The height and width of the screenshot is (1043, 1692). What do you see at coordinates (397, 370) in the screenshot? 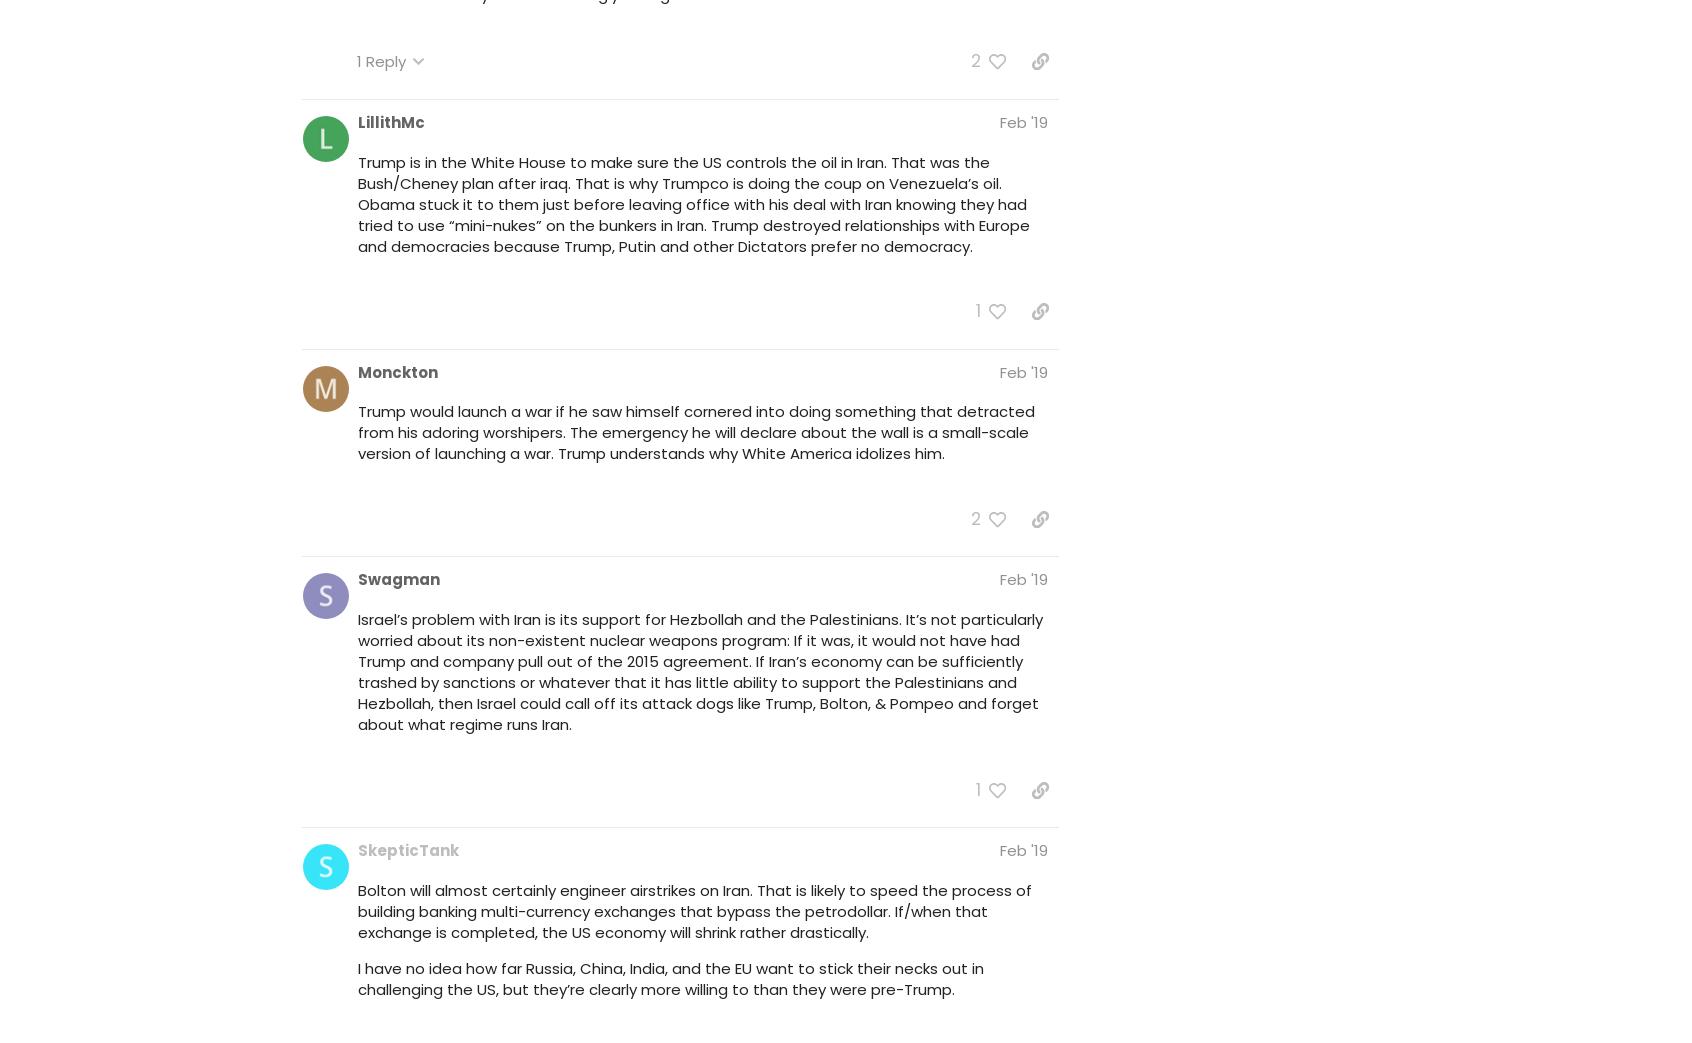
I see `'Monckton'` at bounding box center [397, 370].